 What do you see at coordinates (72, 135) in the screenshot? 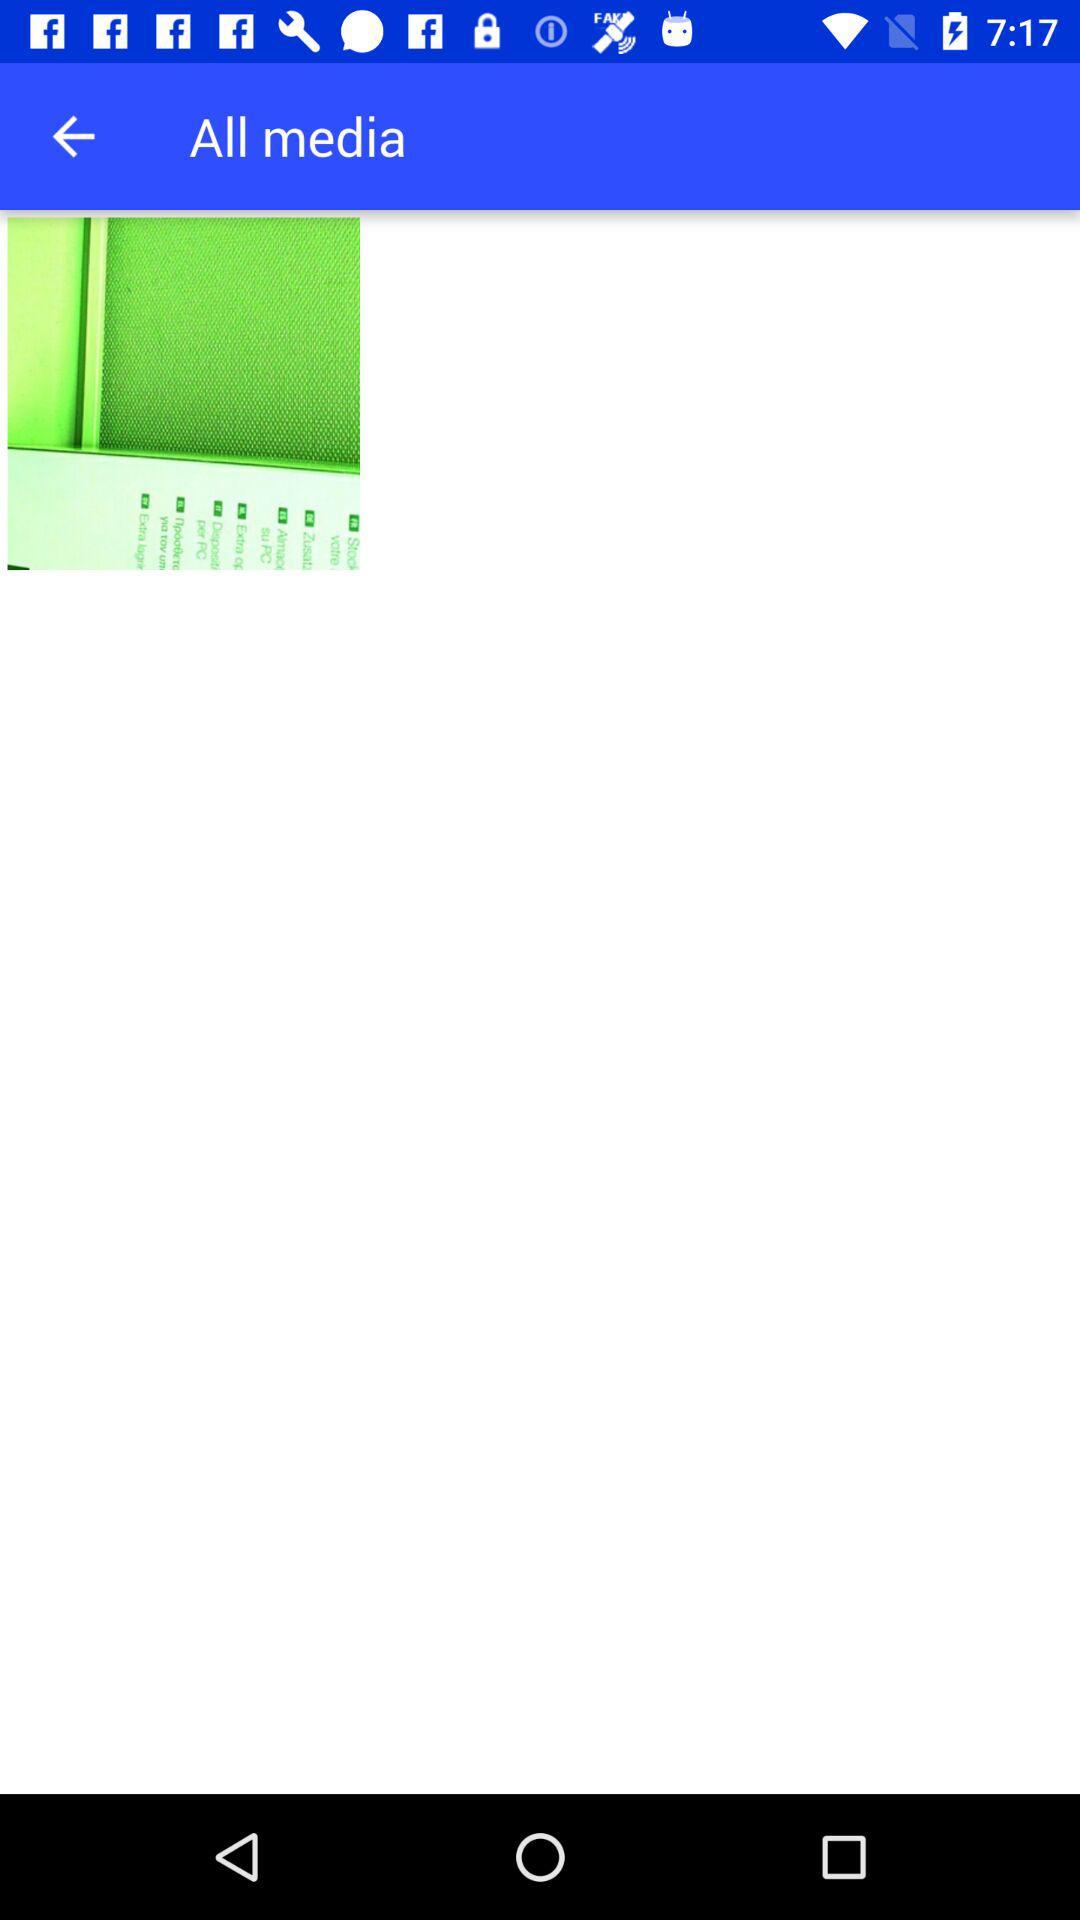
I see `previous` at bounding box center [72, 135].